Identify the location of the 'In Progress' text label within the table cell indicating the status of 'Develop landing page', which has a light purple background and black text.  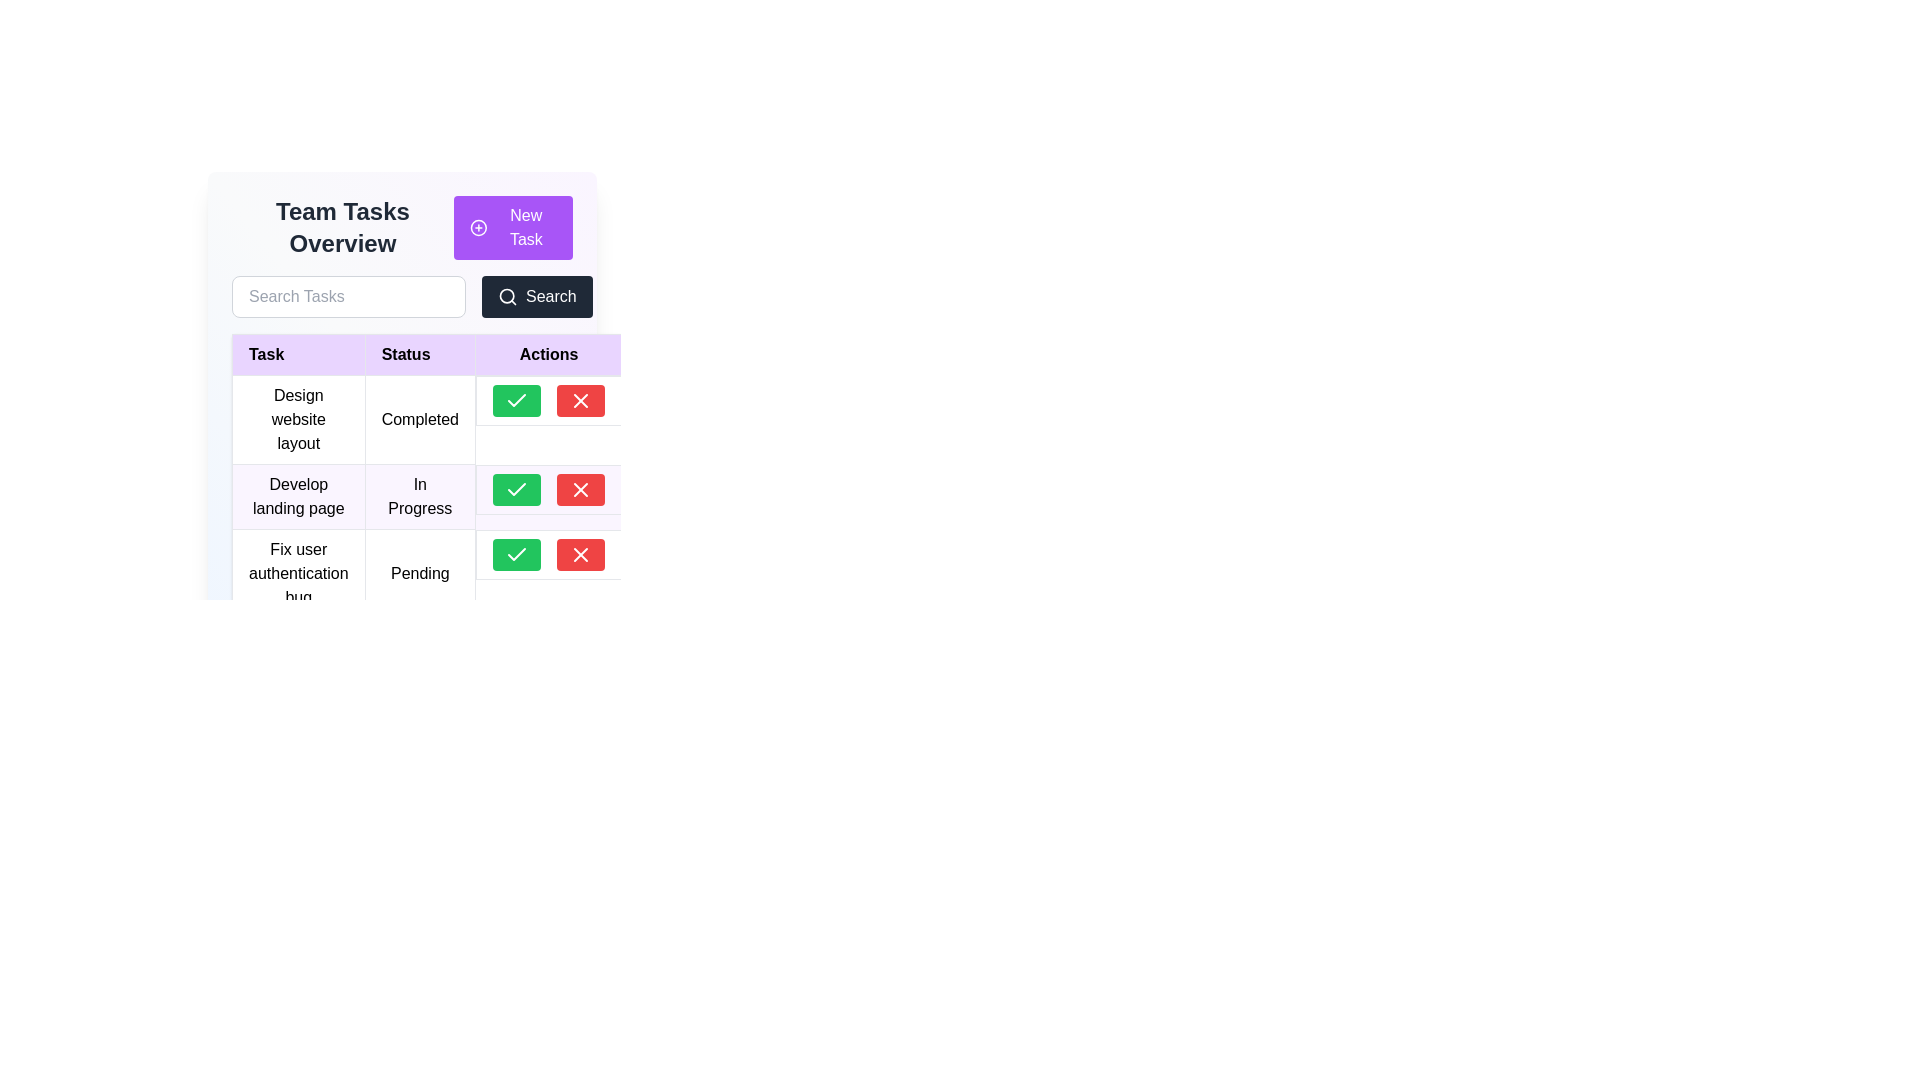
(426, 496).